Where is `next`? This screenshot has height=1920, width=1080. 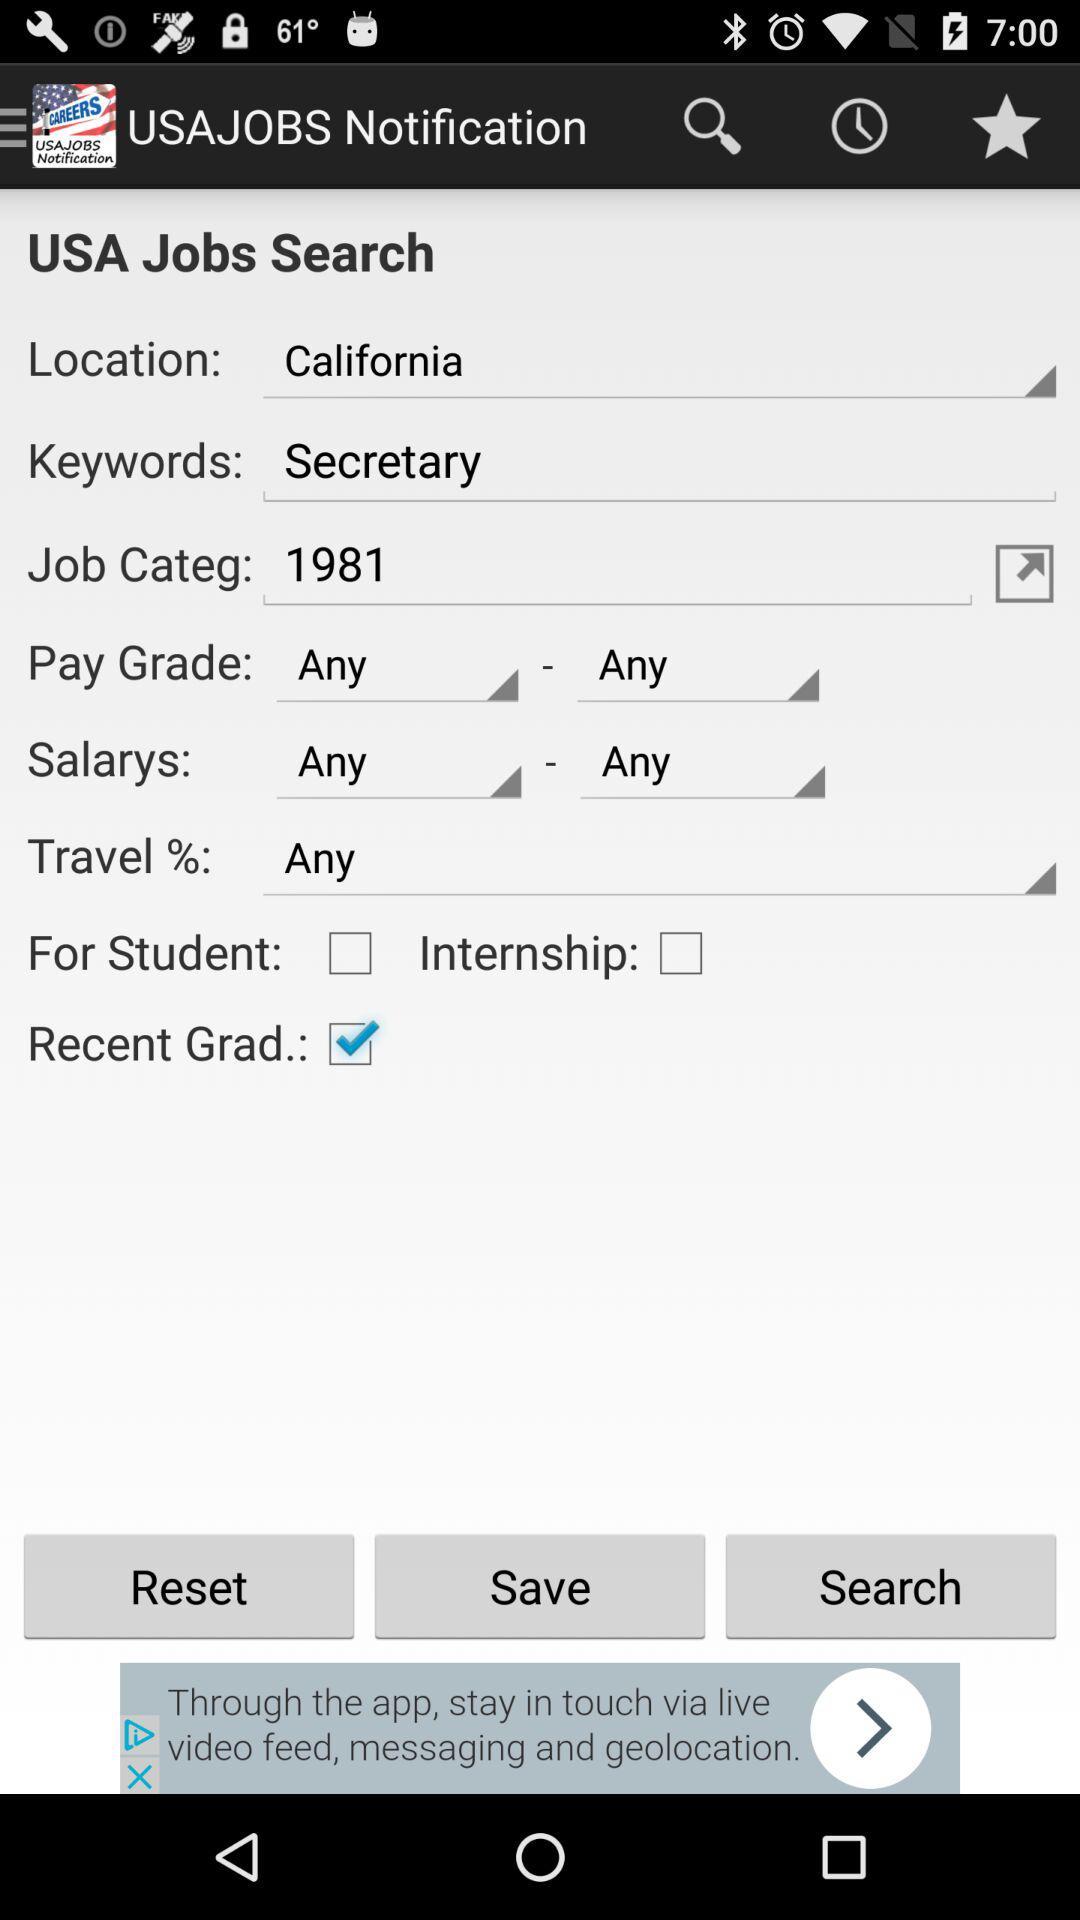 next is located at coordinates (540, 1727).